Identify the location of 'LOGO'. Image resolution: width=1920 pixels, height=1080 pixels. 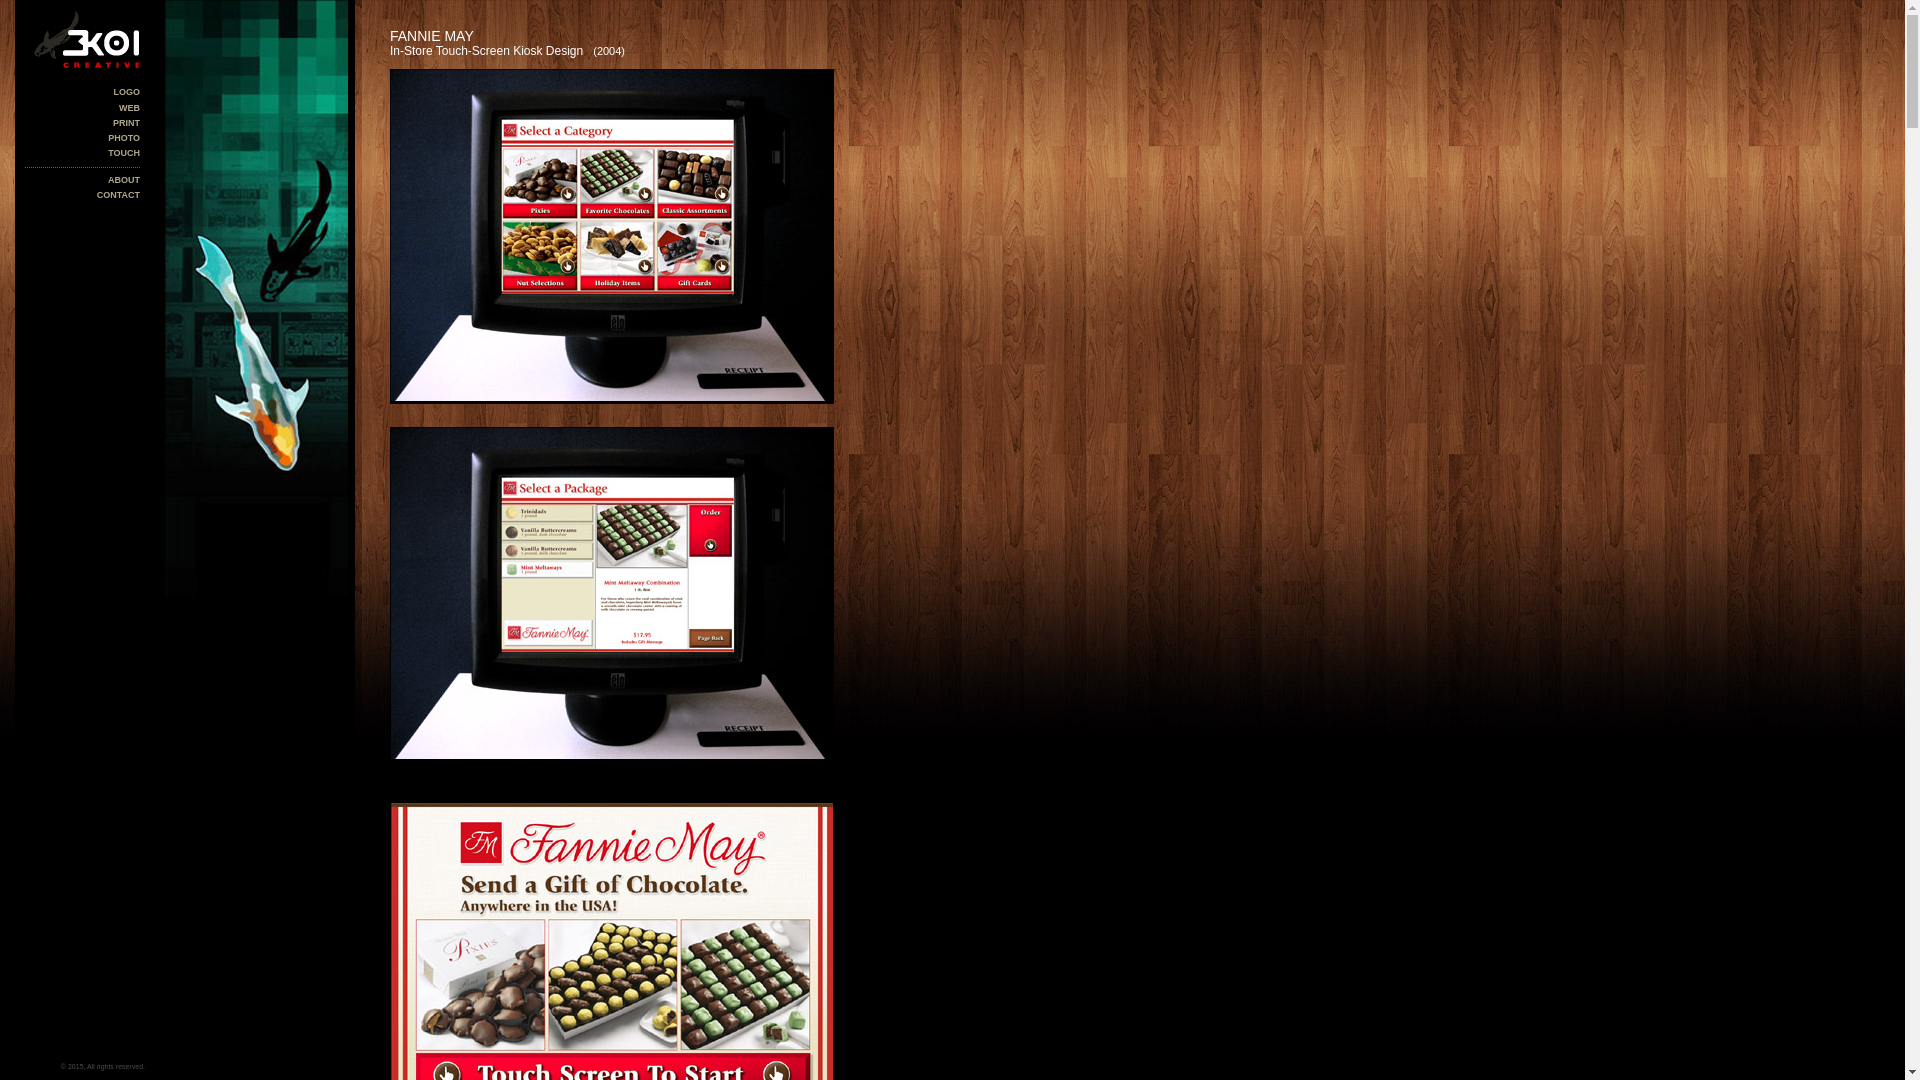
(126, 92).